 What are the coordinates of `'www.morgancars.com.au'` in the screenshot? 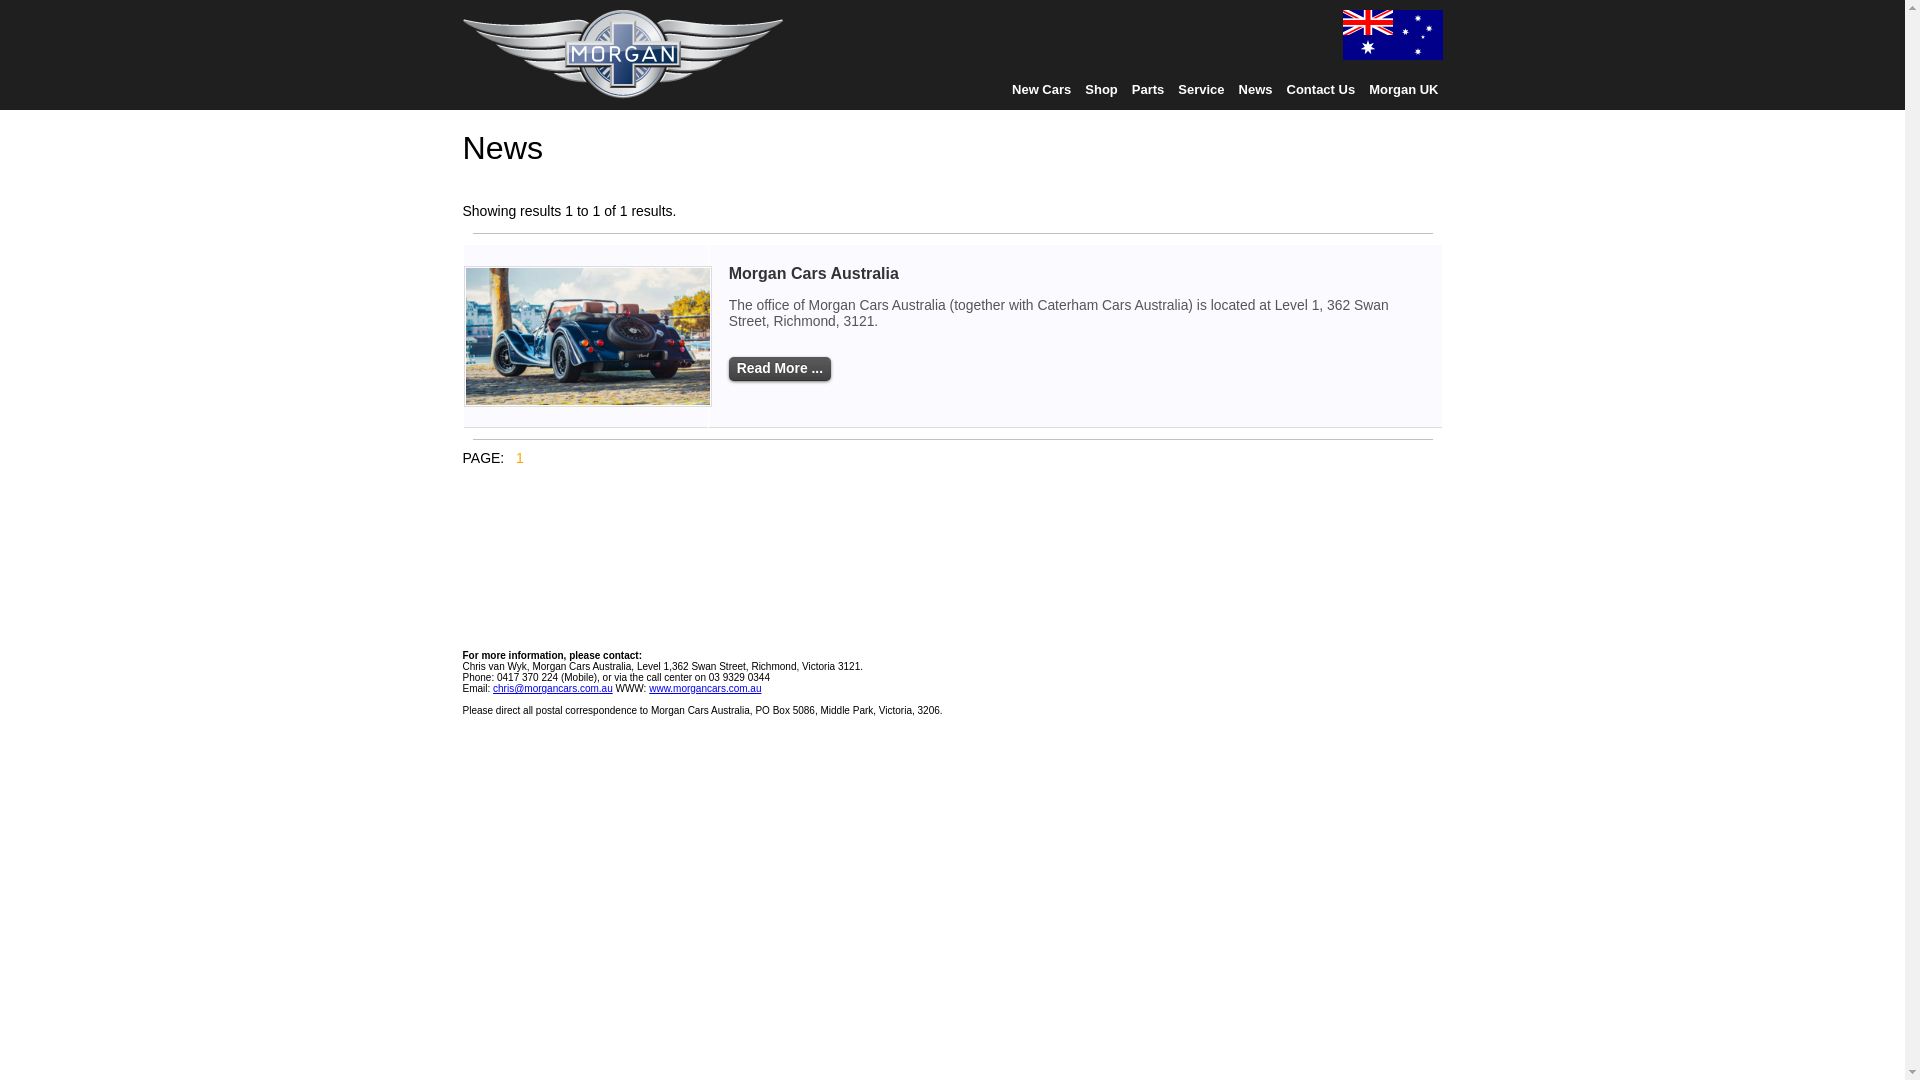 It's located at (705, 687).